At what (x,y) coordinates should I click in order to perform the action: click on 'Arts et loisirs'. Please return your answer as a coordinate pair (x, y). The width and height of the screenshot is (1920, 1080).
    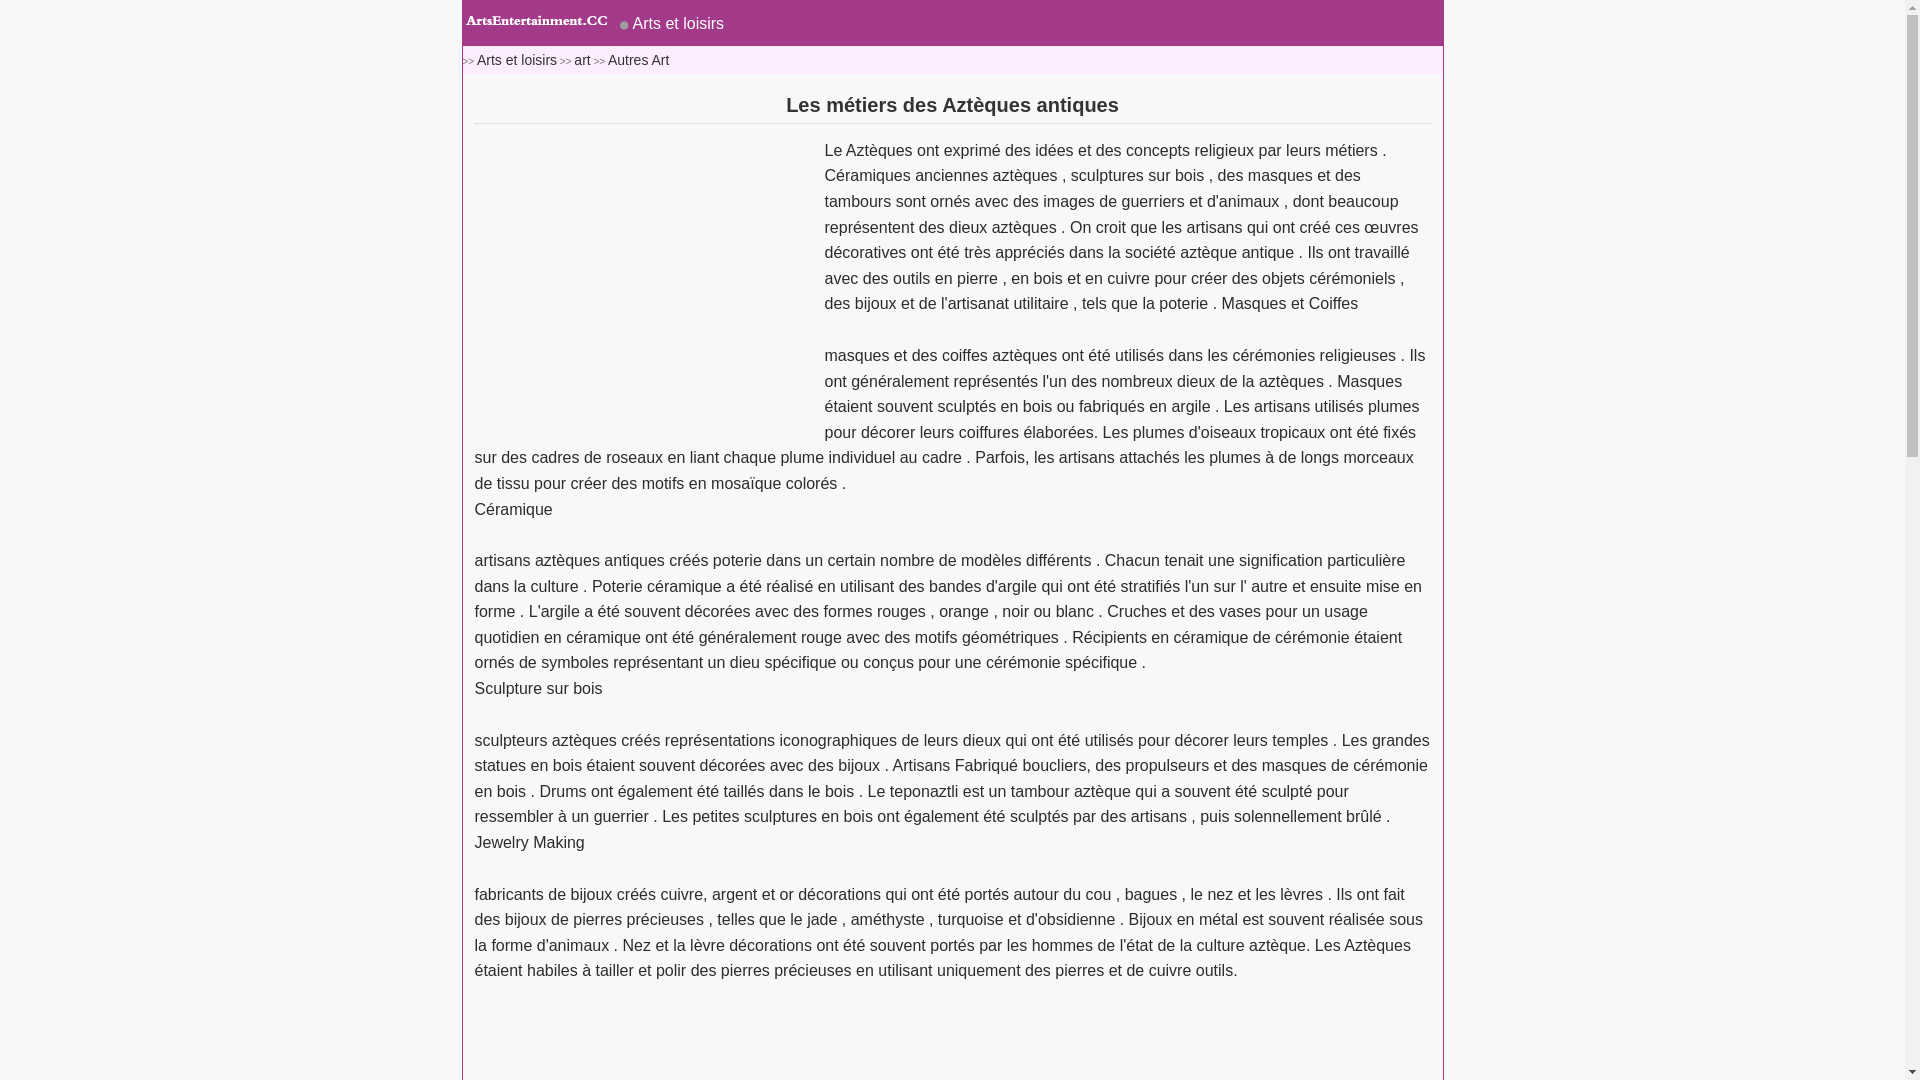
    Looking at the image, I should click on (517, 59).